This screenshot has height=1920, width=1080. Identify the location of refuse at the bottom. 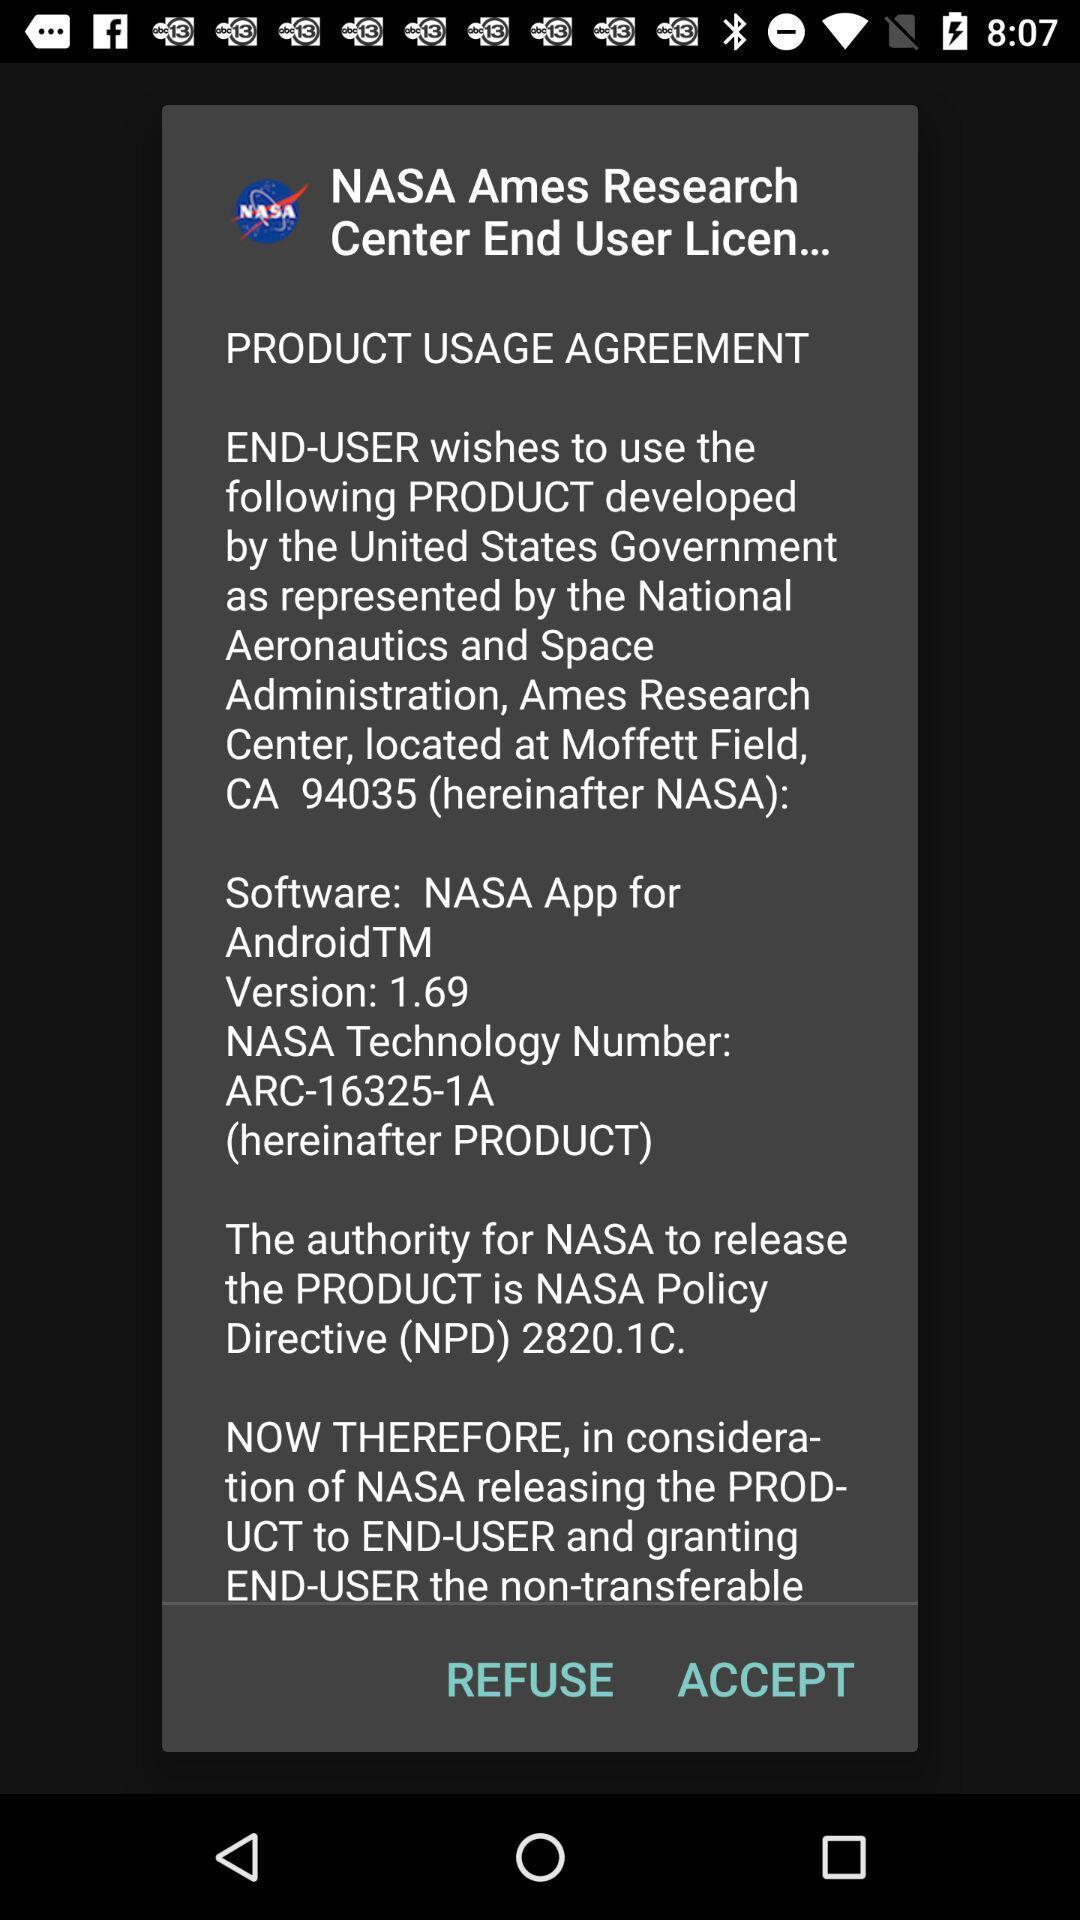
(528, 1678).